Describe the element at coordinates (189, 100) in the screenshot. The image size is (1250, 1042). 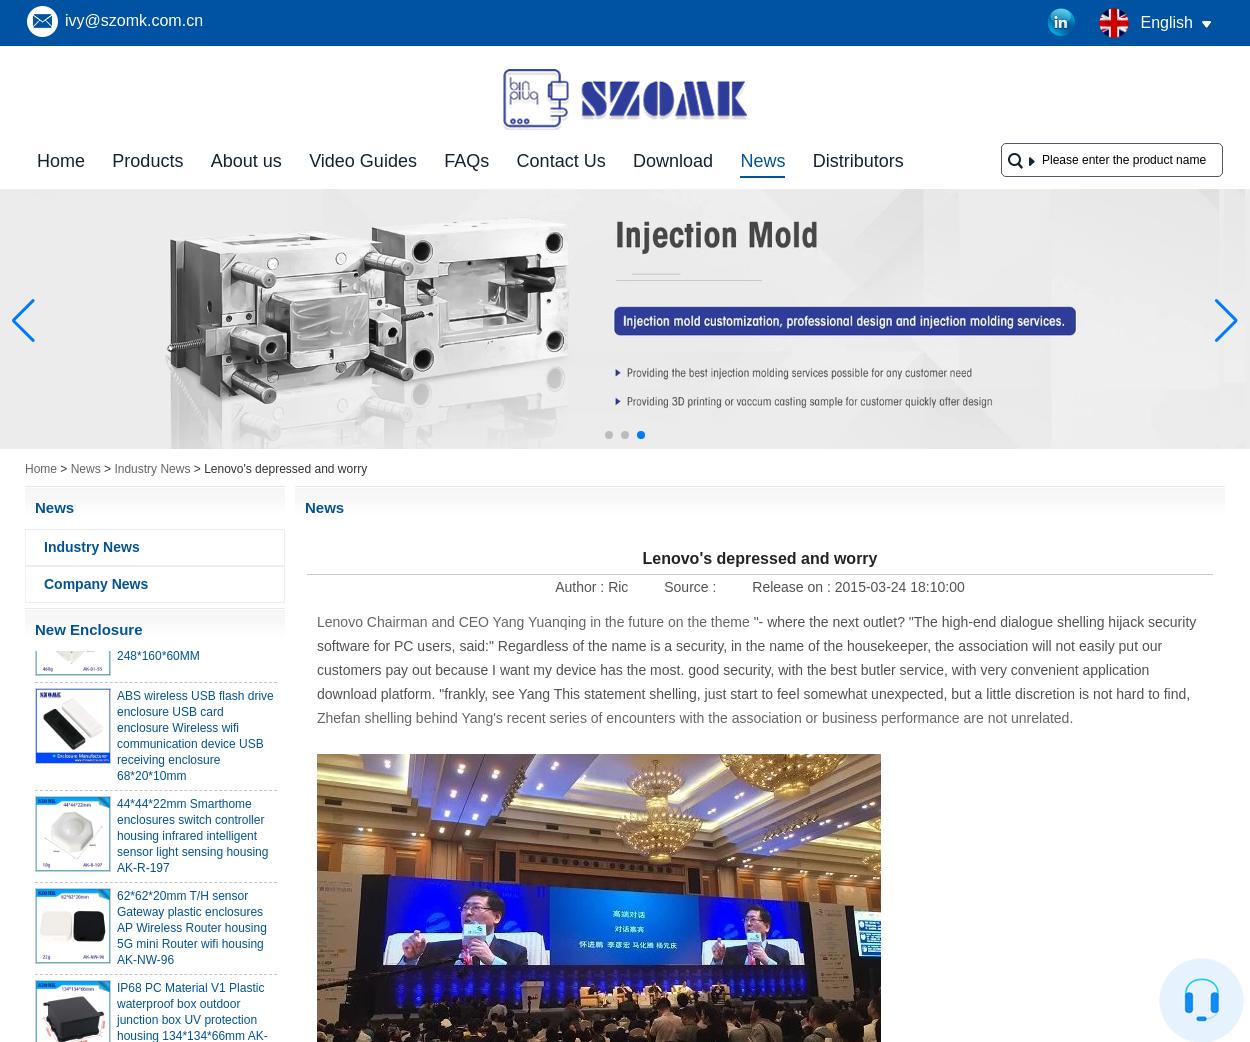
I see `'IP68 PC Material V1 Plastic waterproof box outdoor junction box UV protection housing 140*85*56mm'` at that location.